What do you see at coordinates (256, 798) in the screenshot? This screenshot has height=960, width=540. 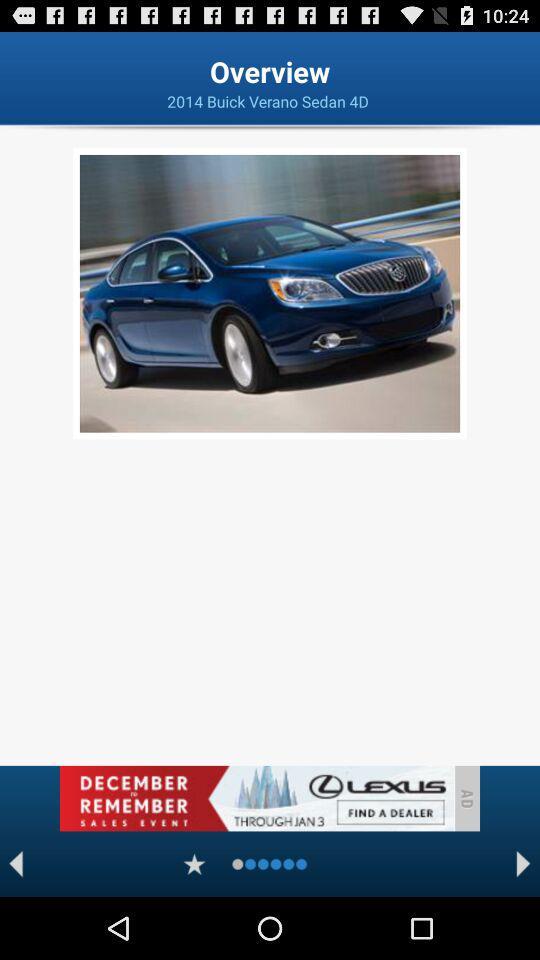 I see `advertisement` at bounding box center [256, 798].